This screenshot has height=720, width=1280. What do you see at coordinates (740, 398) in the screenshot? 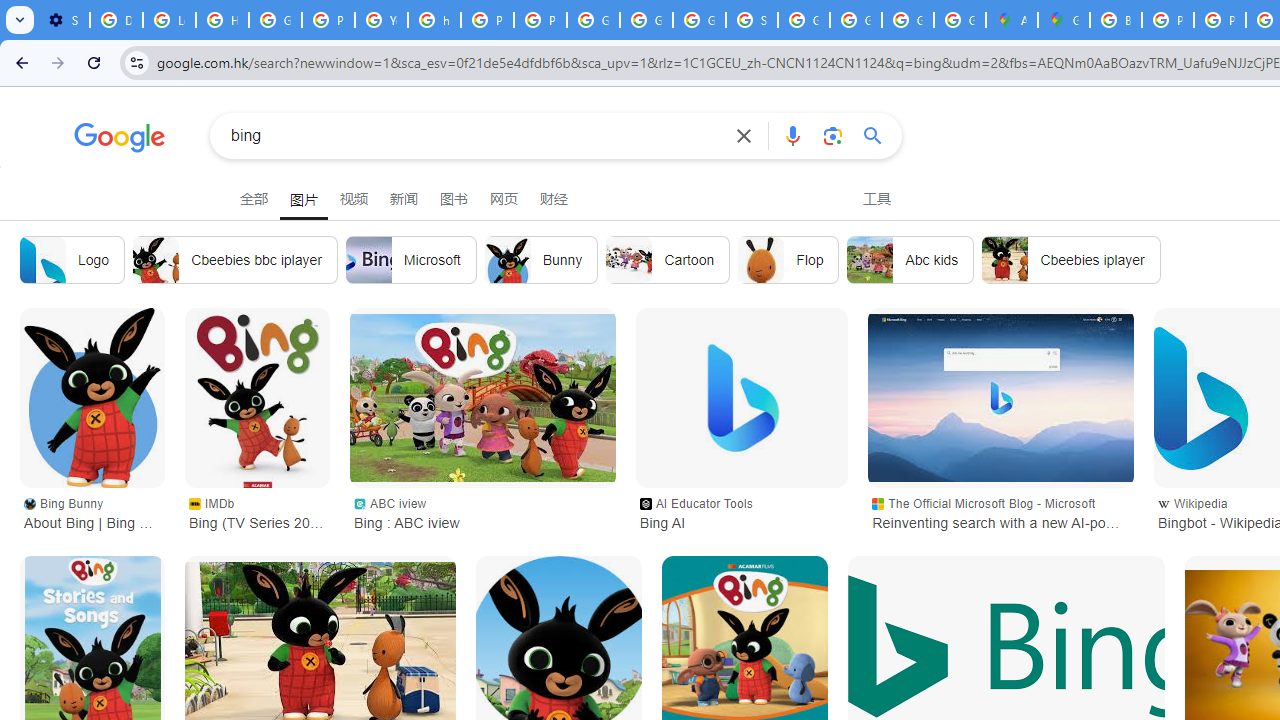
I see `'Bing AI'` at bounding box center [740, 398].